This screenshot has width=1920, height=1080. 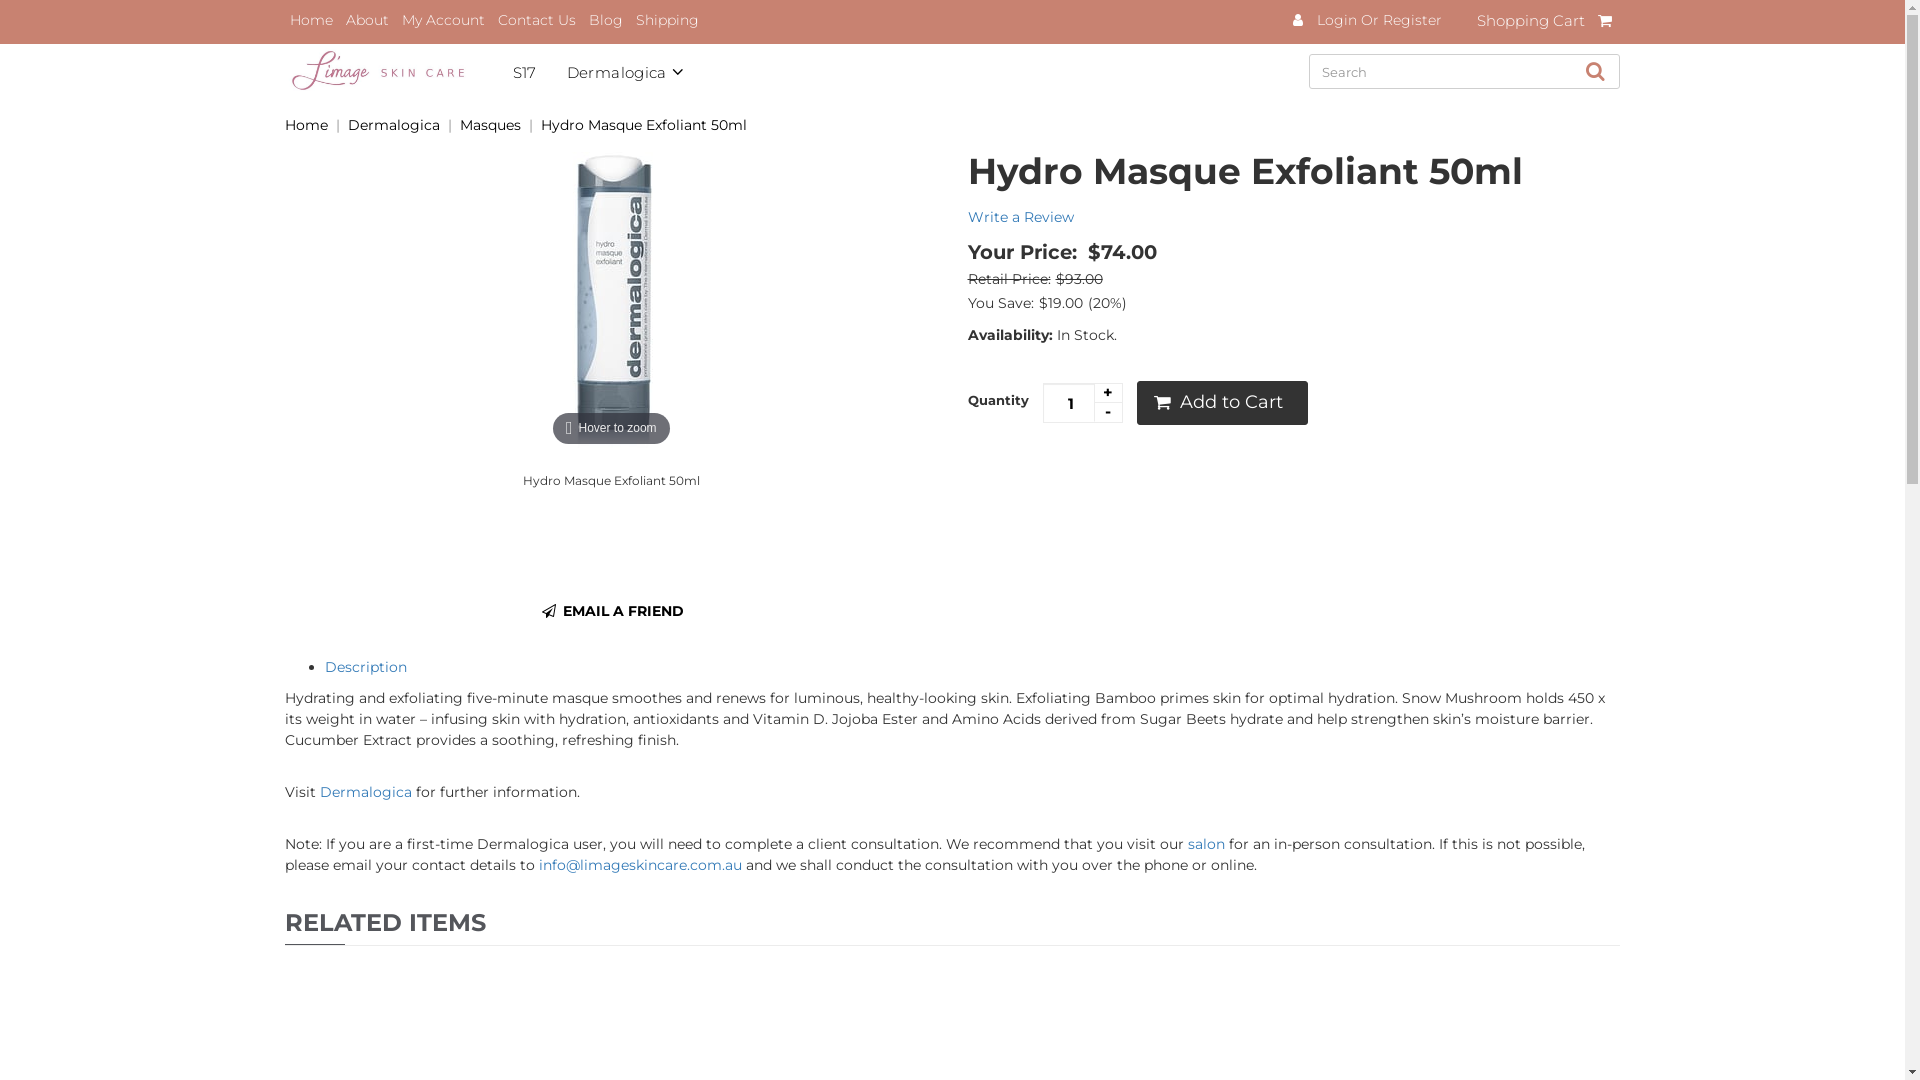 I want to click on 'Contact Us', so click(x=537, y=19).